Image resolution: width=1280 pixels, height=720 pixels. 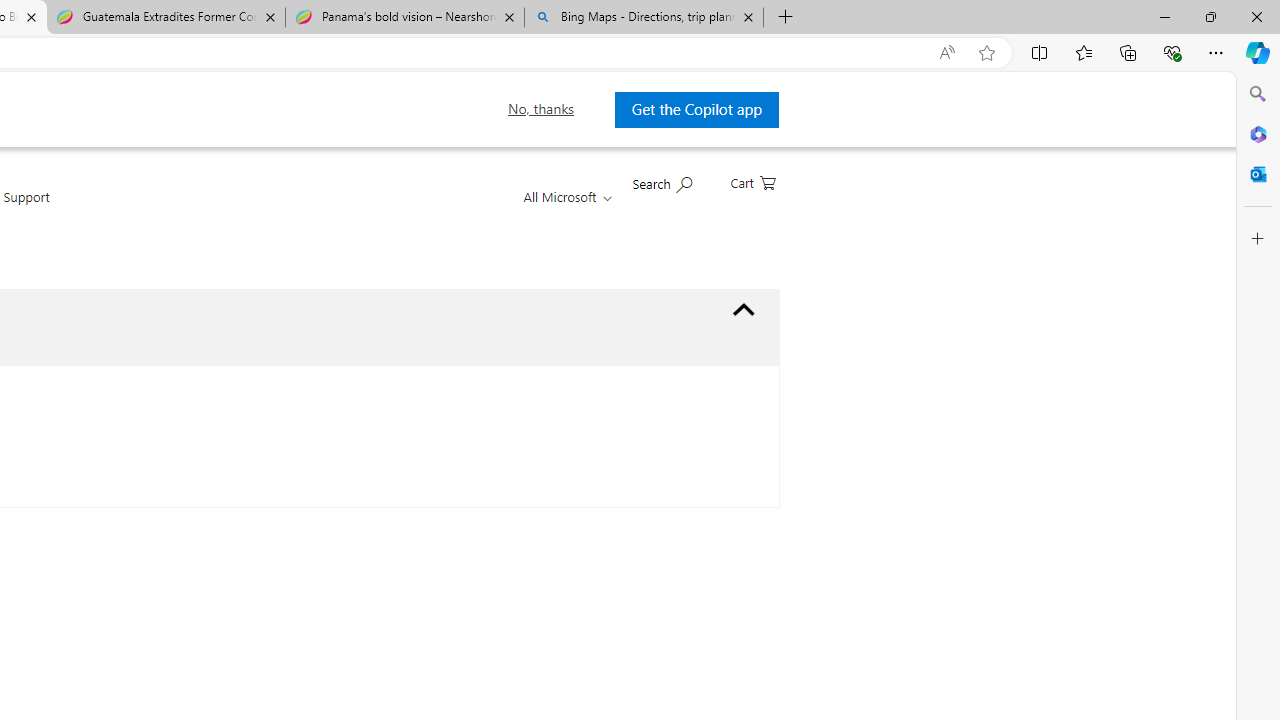 What do you see at coordinates (751, 181) in the screenshot?
I see `'0 items in shopping cart'` at bounding box center [751, 181].